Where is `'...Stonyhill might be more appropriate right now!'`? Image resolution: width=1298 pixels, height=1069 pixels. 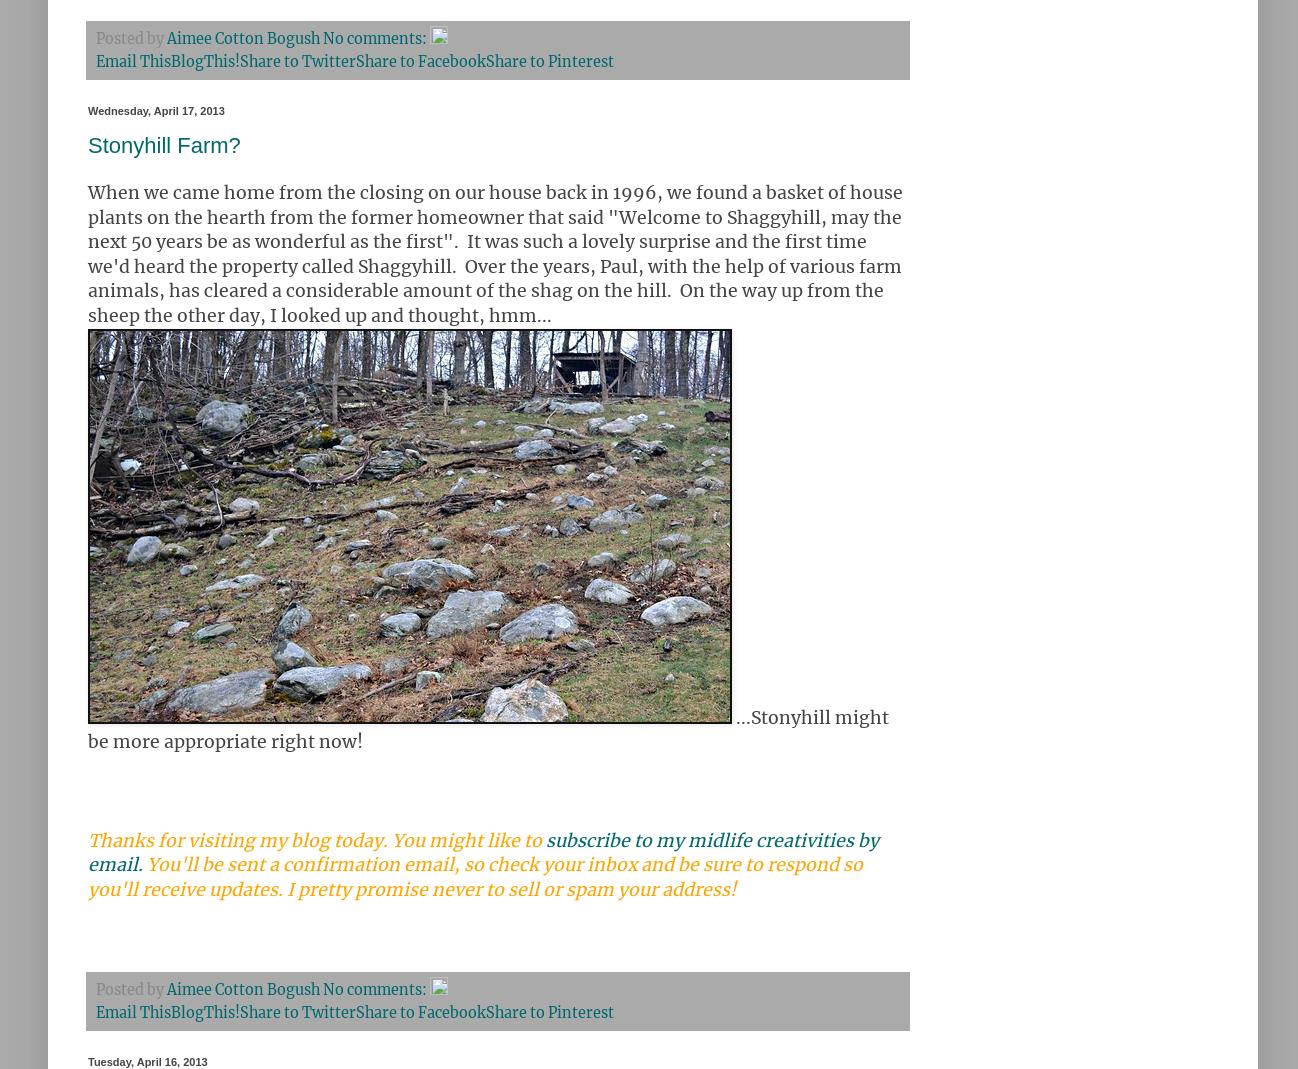 '...Stonyhill might be more appropriate right now!' is located at coordinates (88, 728).